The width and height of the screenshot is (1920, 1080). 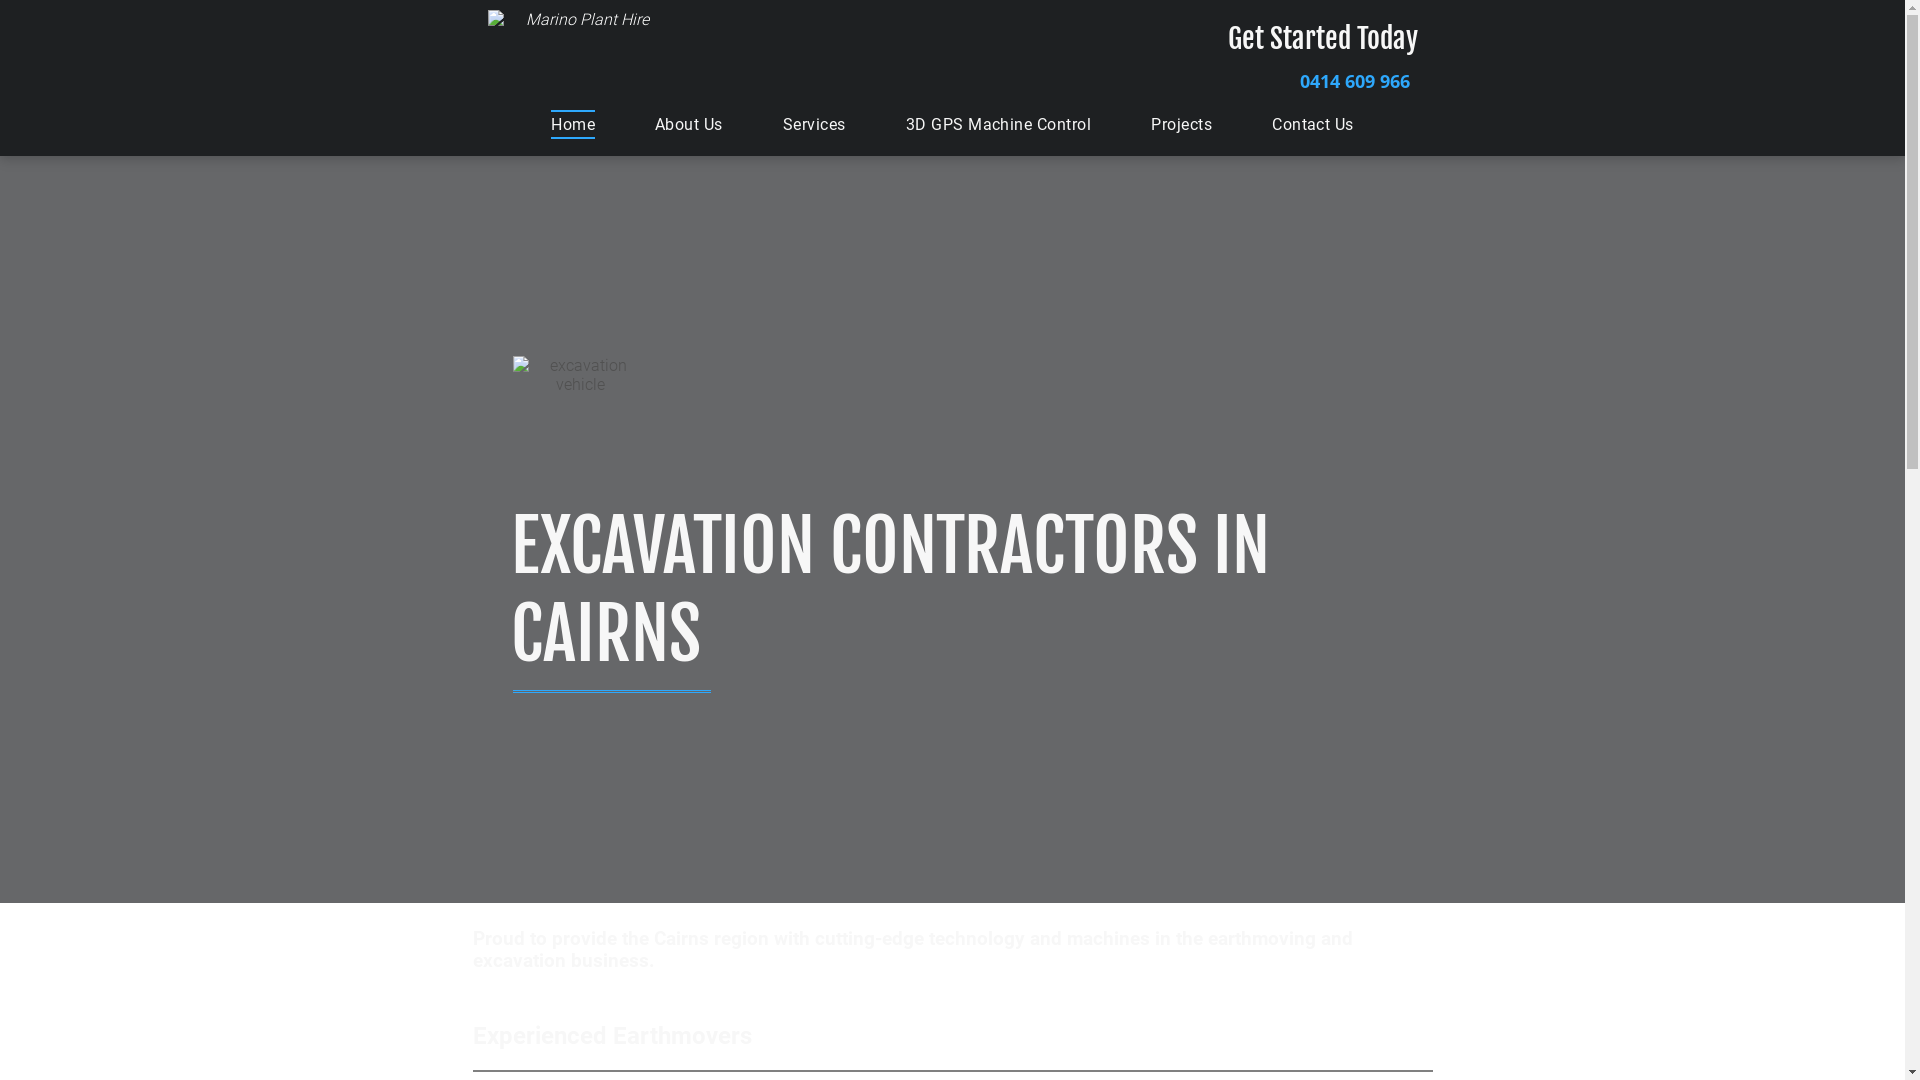 I want to click on 'Home', so click(x=571, y=124).